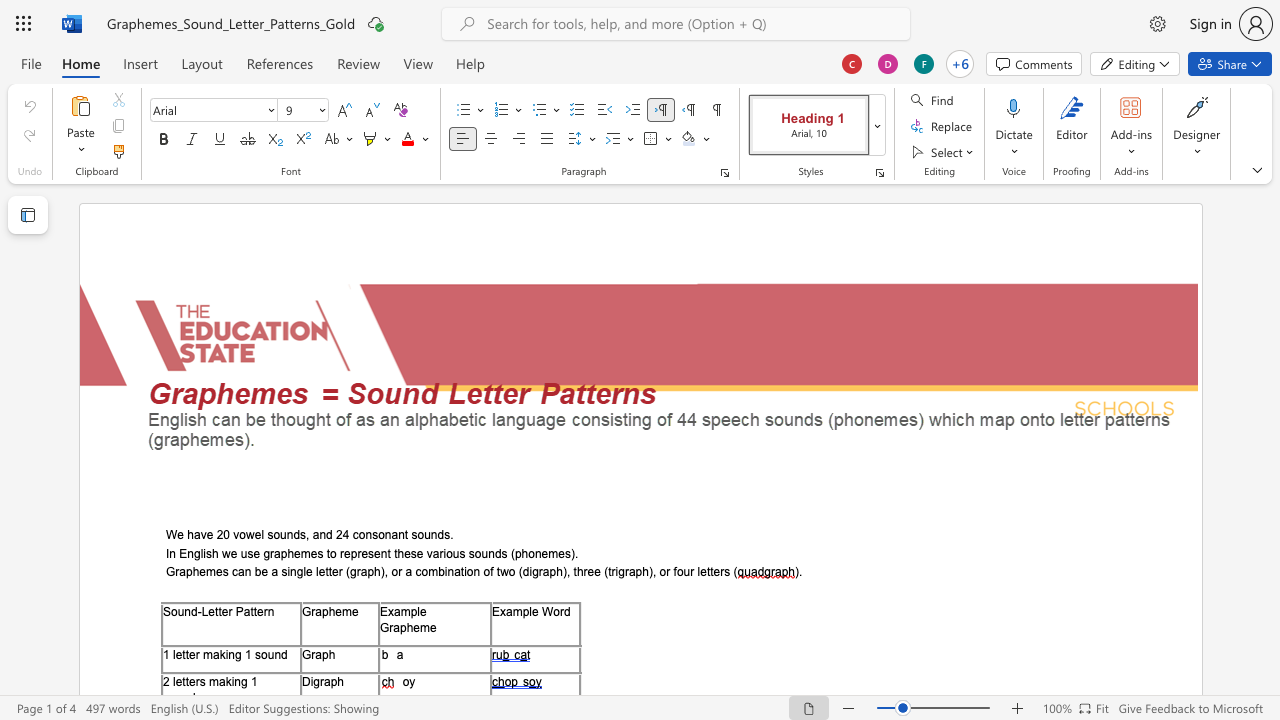 Image resolution: width=1280 pixels, height=720 pixels. I want to click on the space between the continuous character "e" and "m" in the text, so click(300, 553).